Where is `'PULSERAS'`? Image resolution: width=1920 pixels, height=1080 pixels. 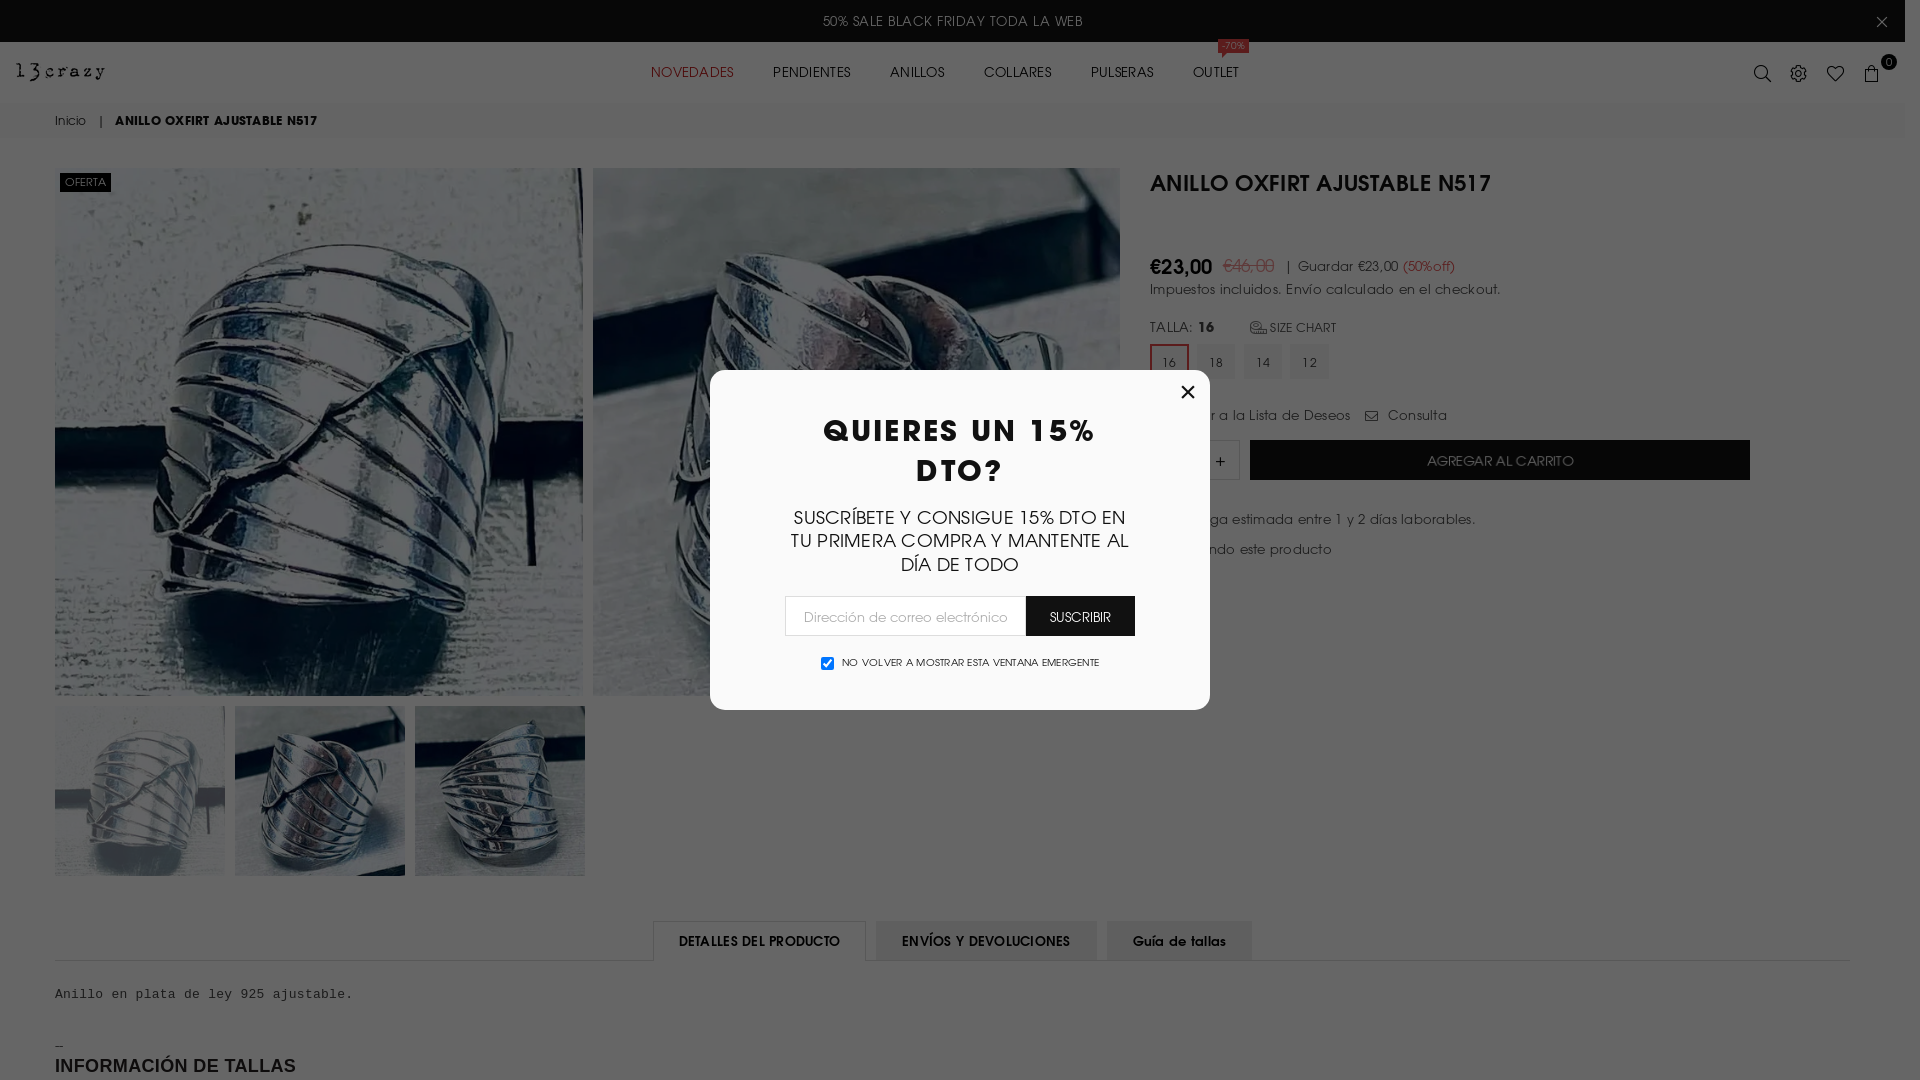
'PULSERAS' is located at coordinates (1122, 71).